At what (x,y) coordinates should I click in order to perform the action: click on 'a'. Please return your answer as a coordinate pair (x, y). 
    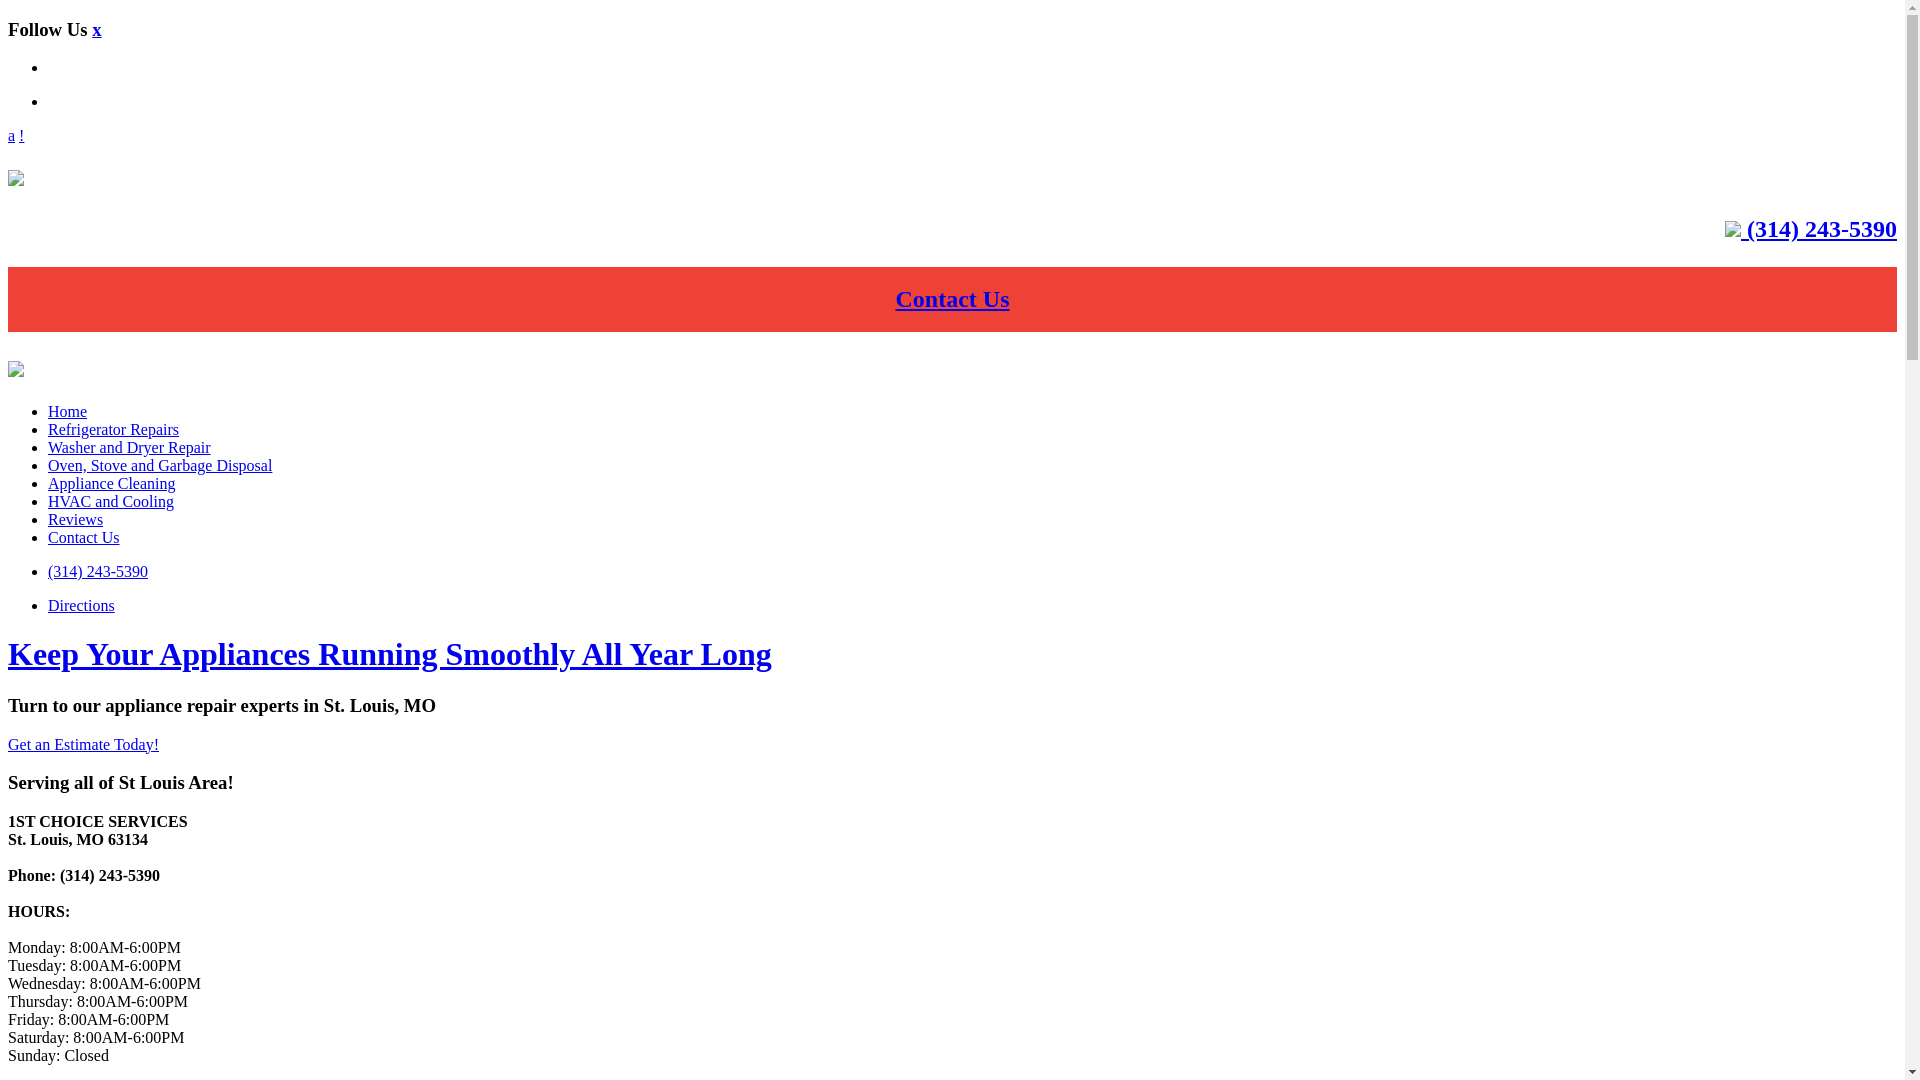
    Looking at the image, I should click on (11, 135).